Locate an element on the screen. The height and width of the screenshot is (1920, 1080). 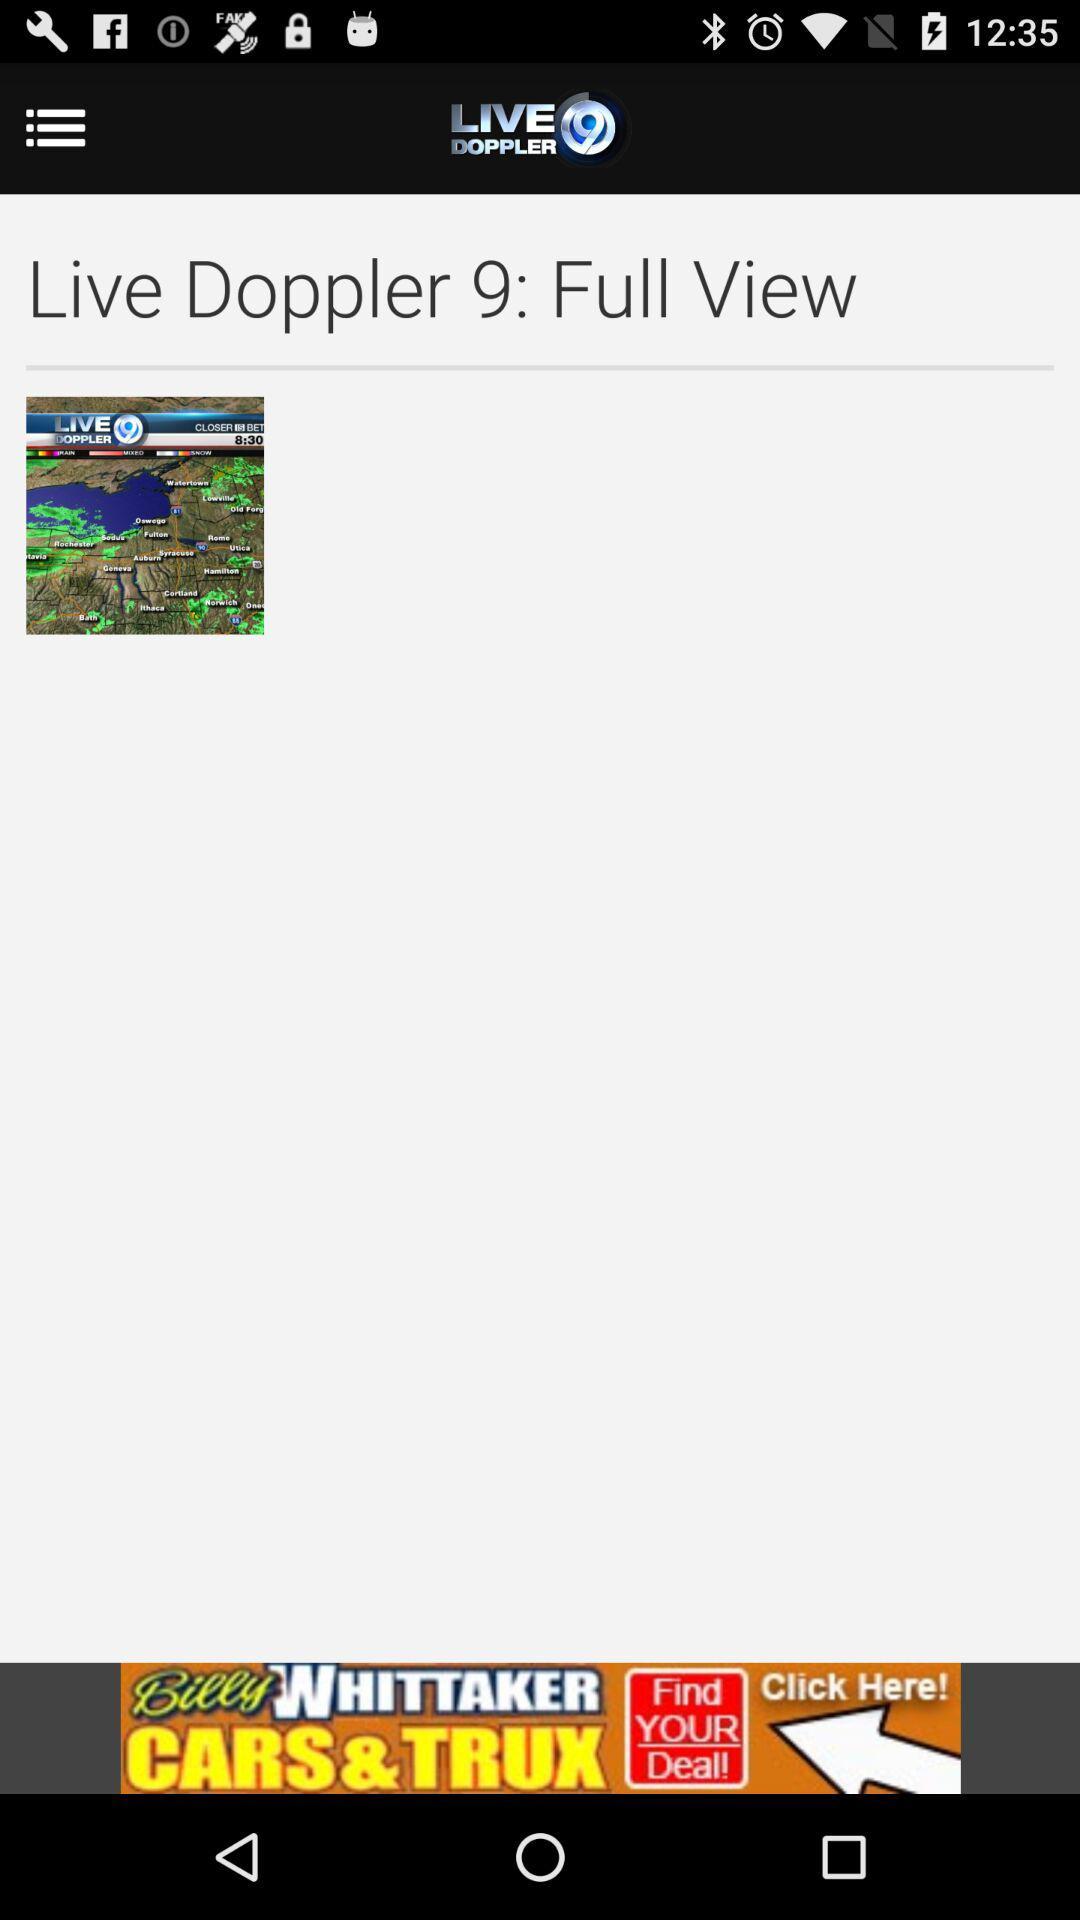
icon above the live doppler 9 item is located at coordinates (80, 127).